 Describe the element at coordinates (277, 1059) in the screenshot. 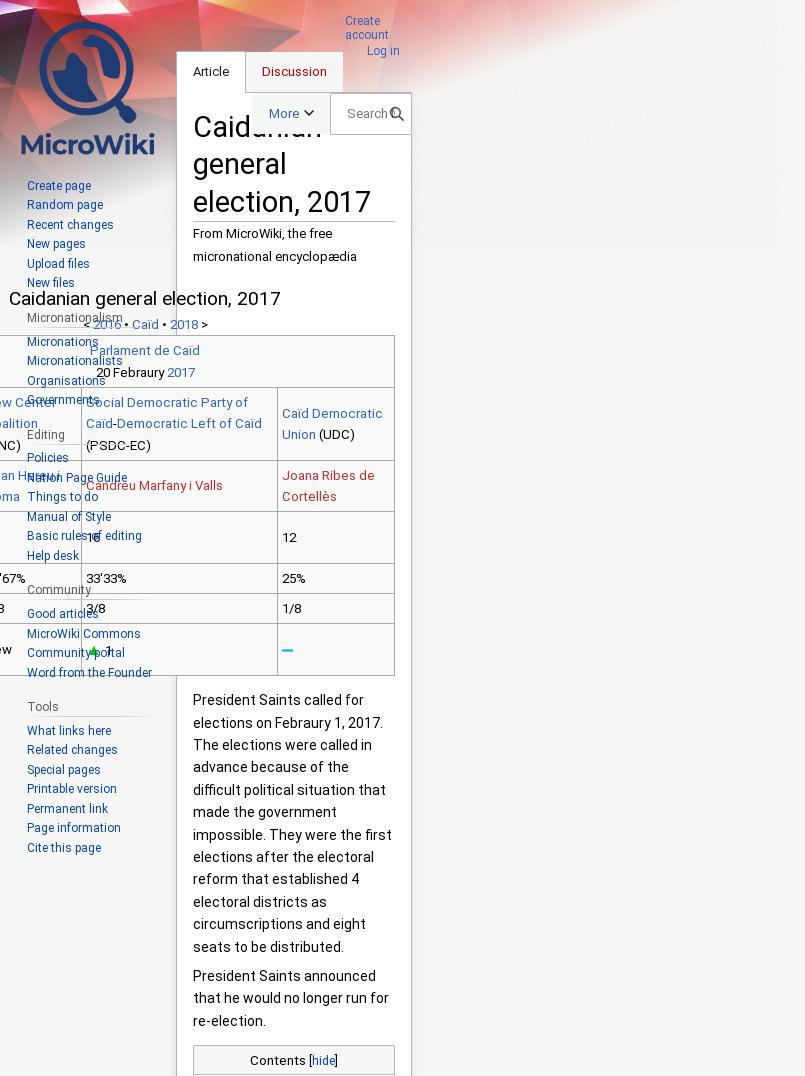

I see `'Contents'` at that location.